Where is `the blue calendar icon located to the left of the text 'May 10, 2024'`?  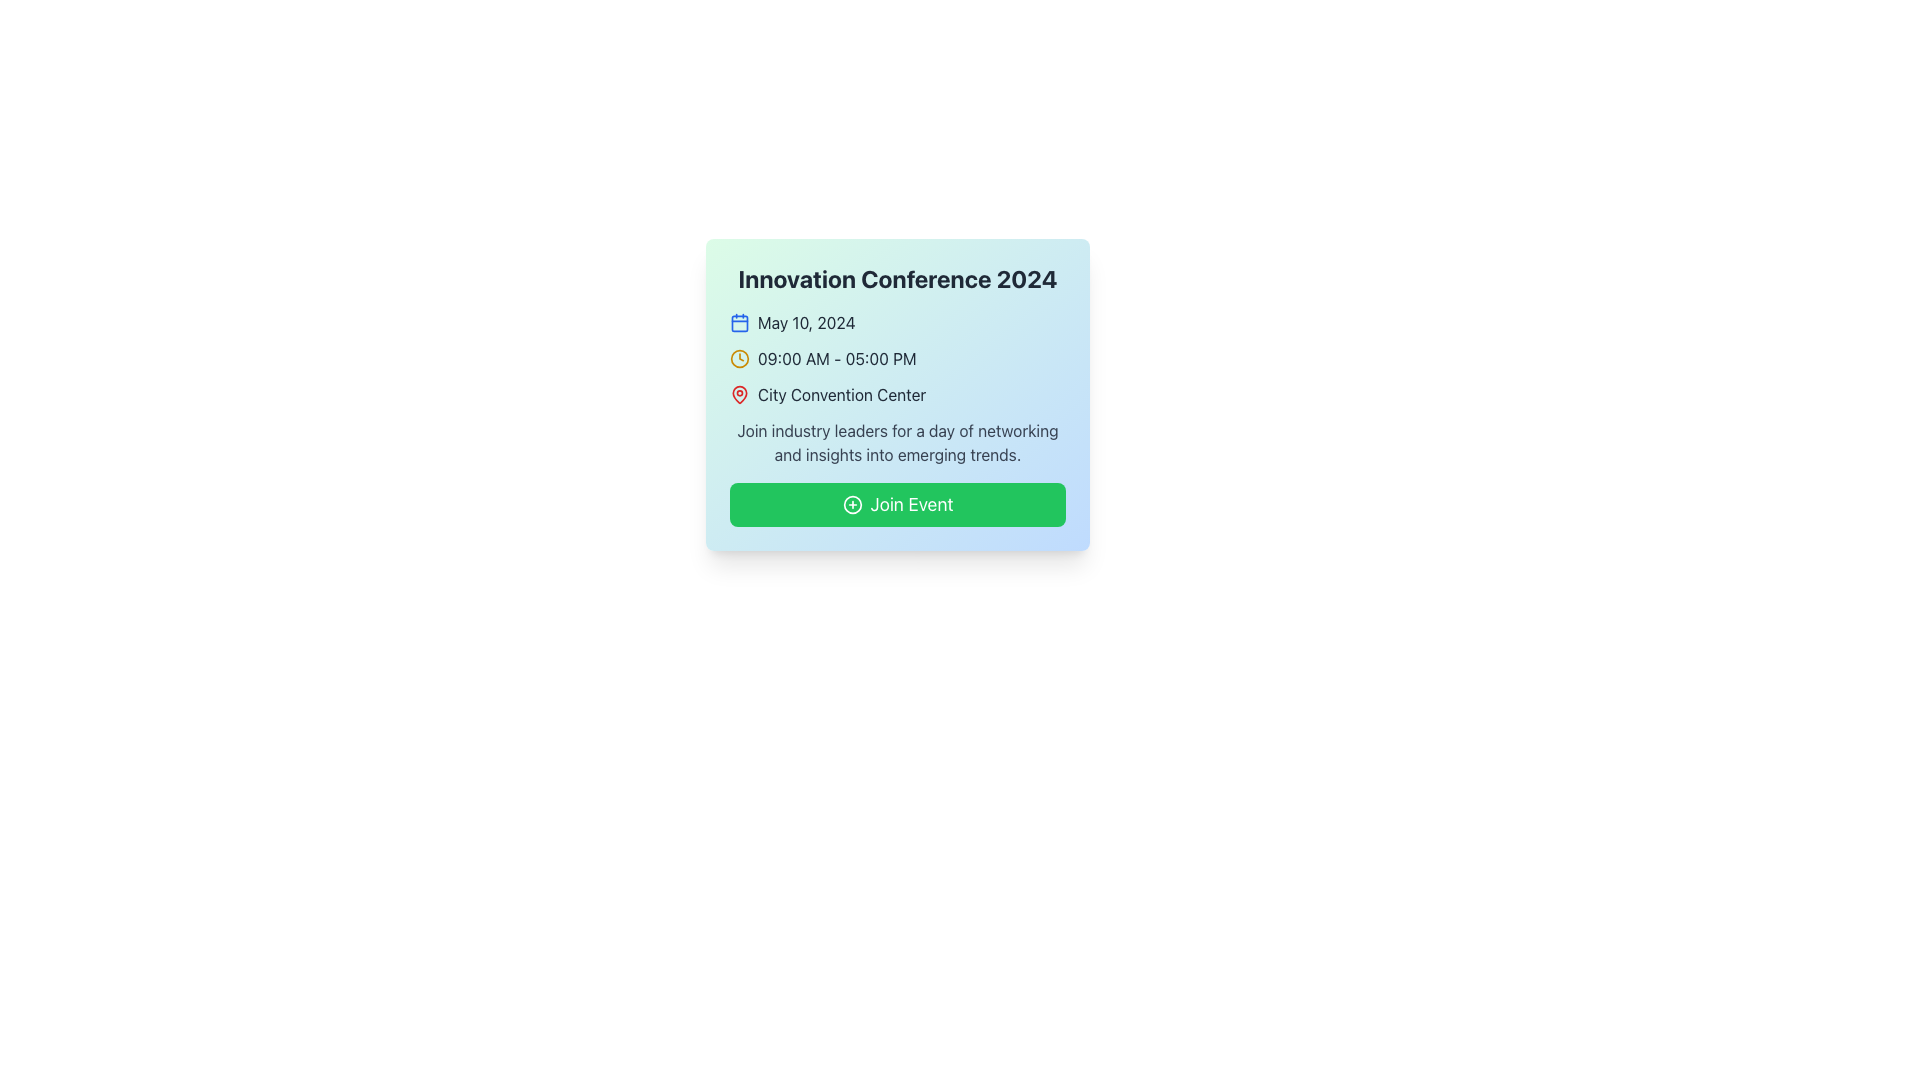
the blue calendar icon located to the left of the text 'May 10, 2024' is located at coordinates (738, 322).